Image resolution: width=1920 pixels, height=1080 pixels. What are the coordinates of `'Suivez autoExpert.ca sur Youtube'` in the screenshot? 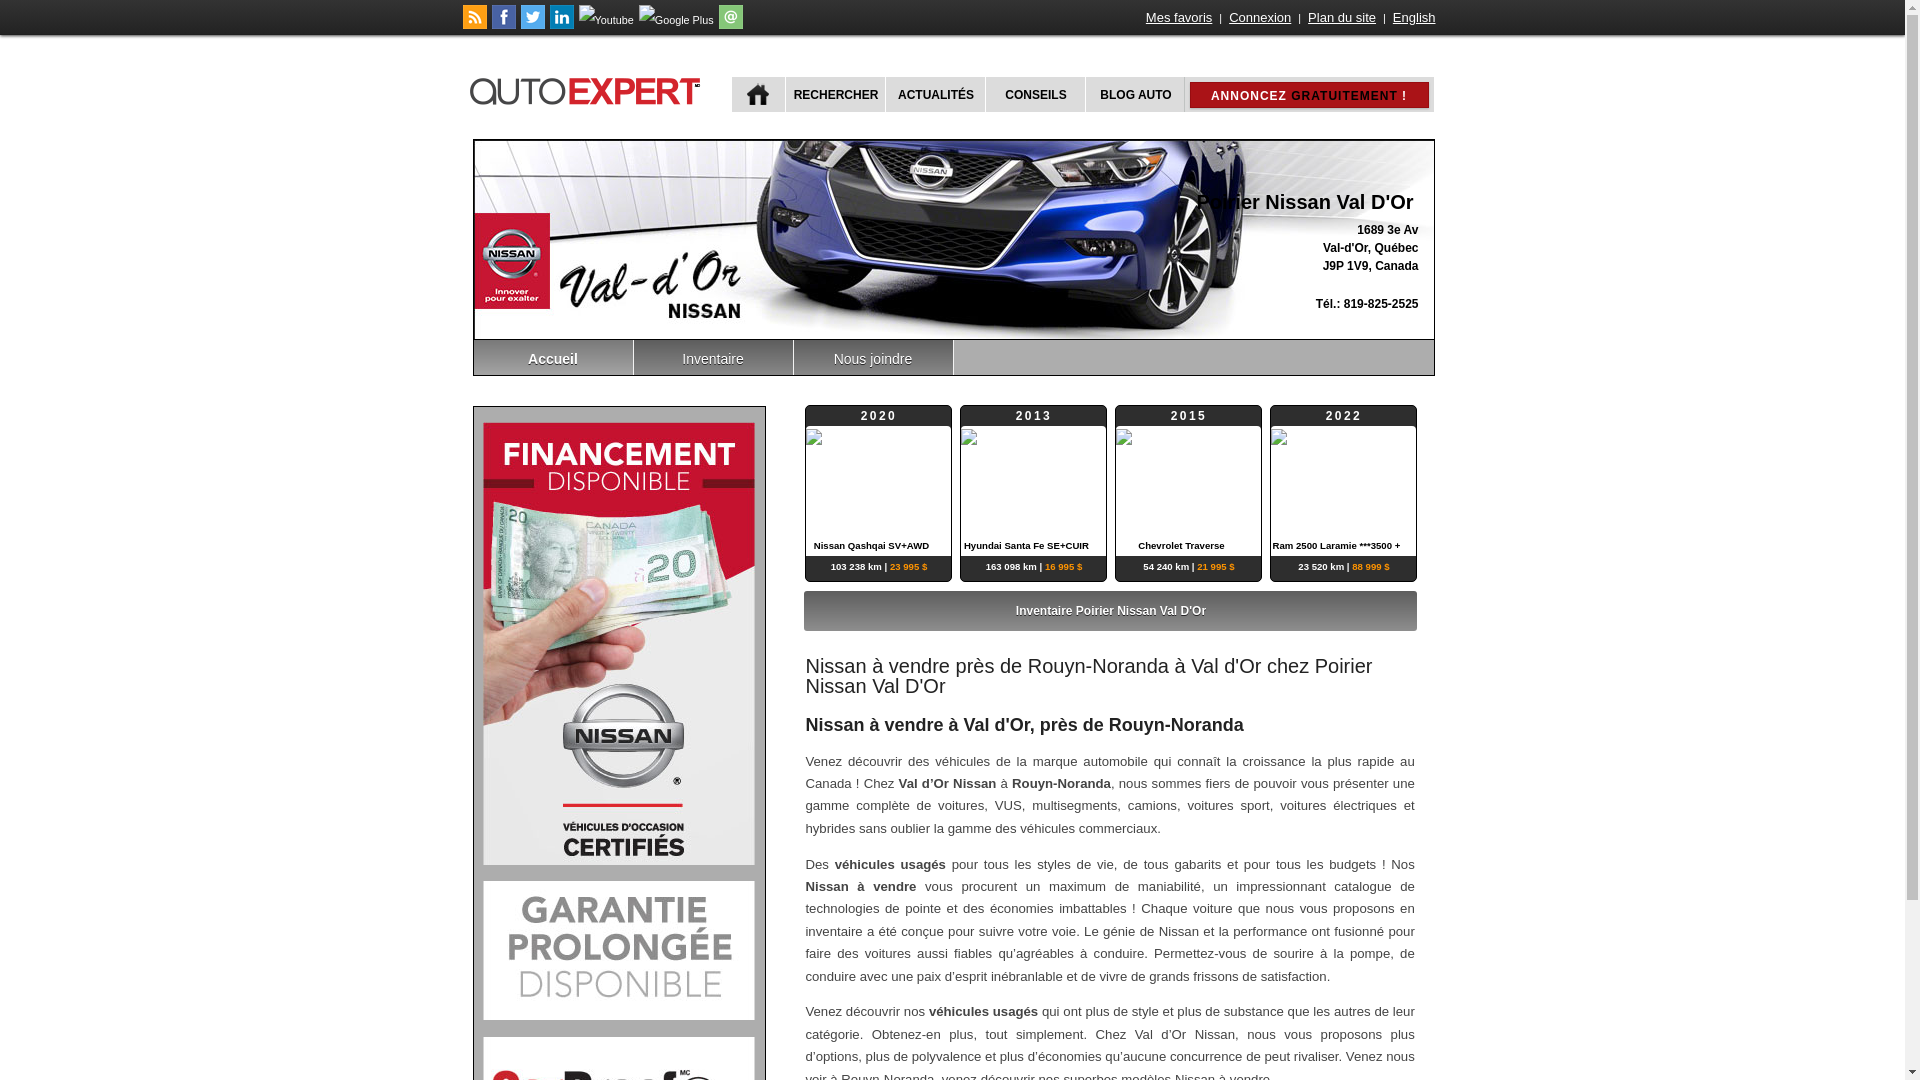 It's located at (604, 19).